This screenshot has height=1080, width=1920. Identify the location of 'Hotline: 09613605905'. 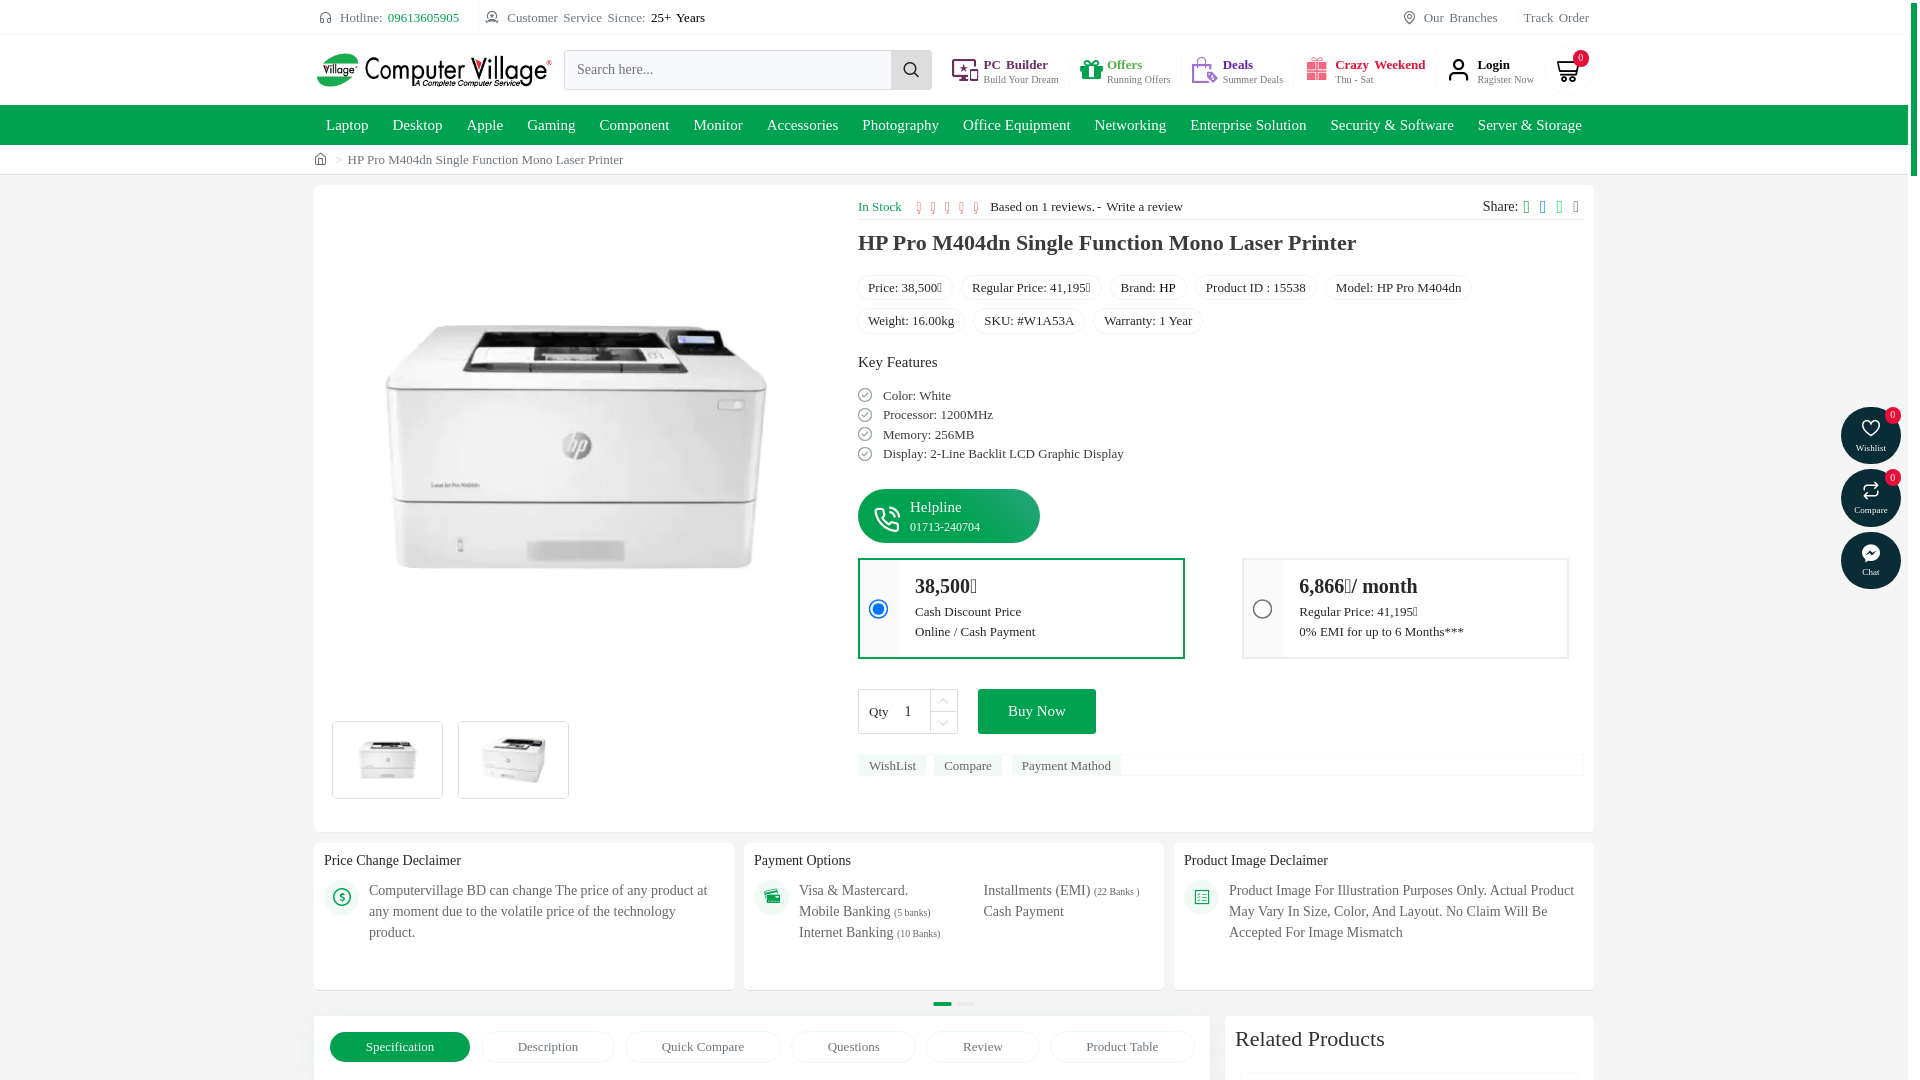
(388, 17).